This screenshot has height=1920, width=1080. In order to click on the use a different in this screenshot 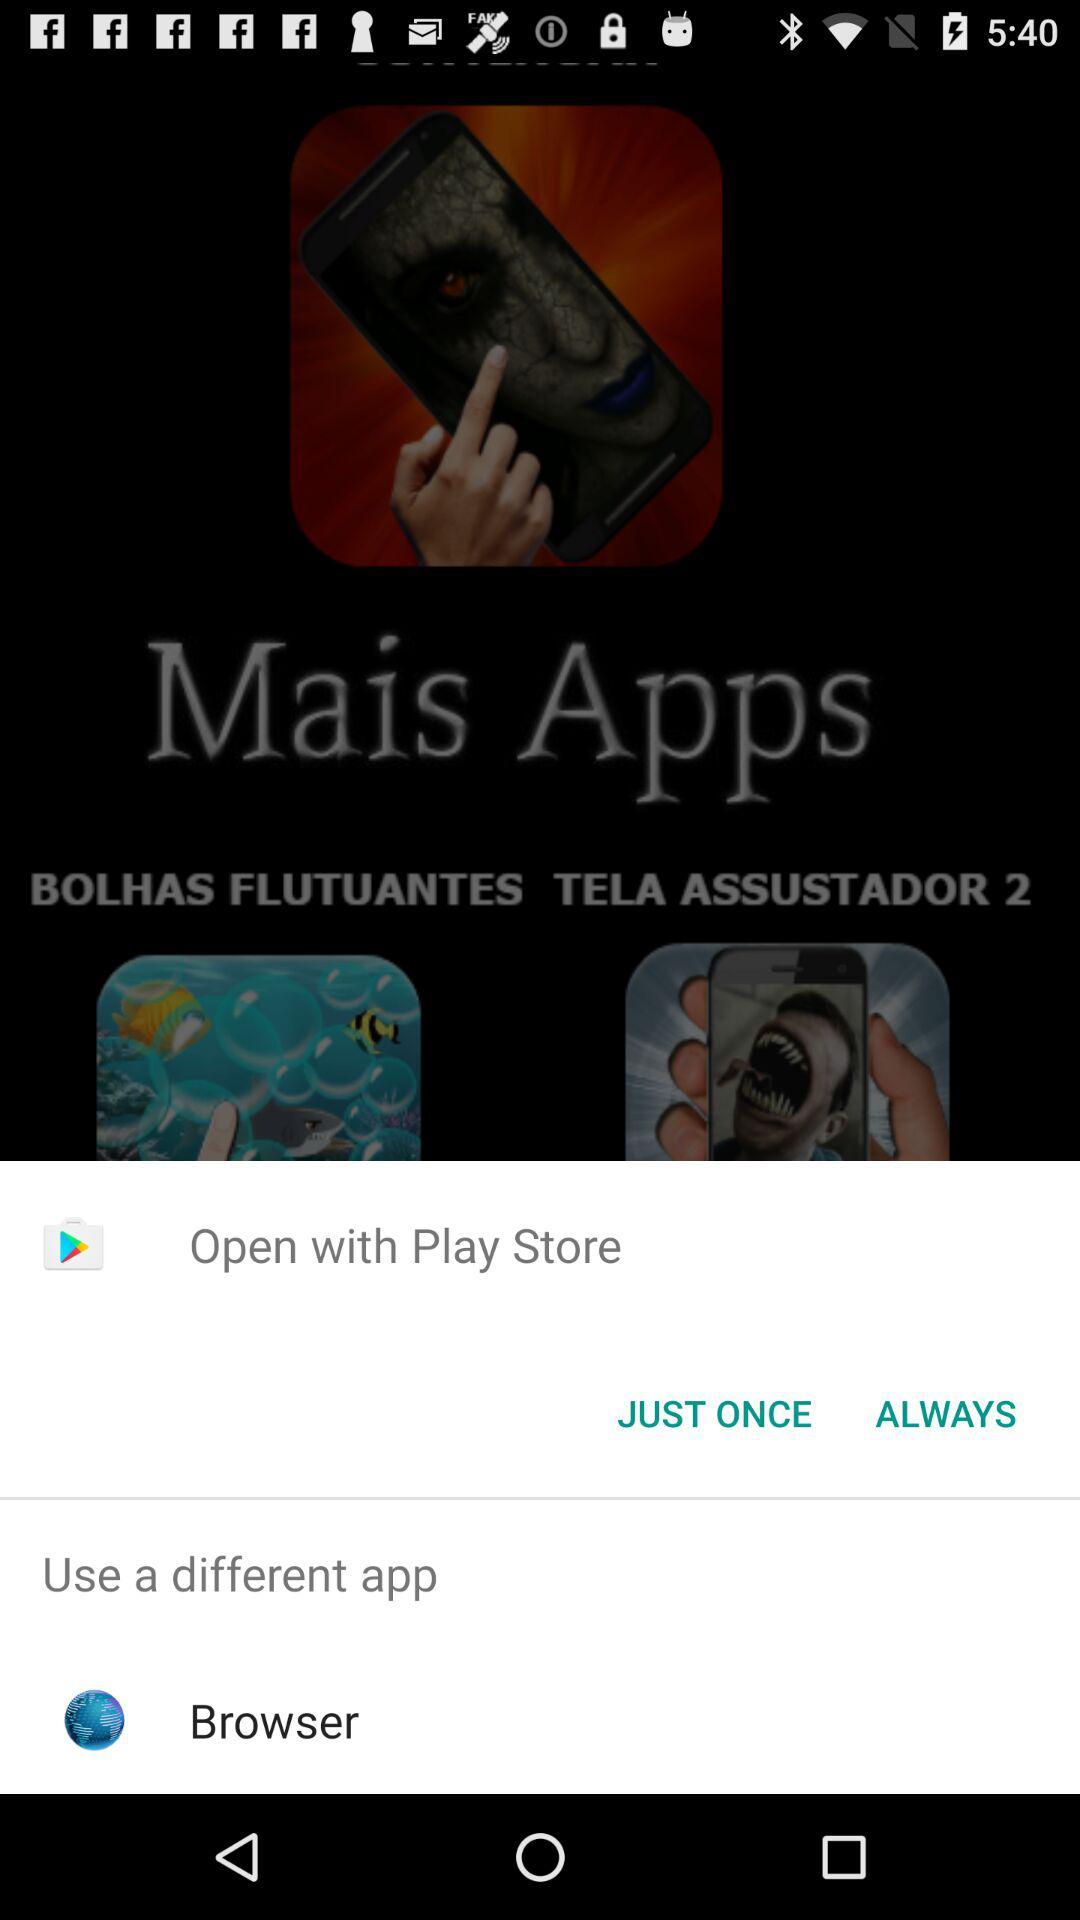, I will do `click(540, 1572)`.